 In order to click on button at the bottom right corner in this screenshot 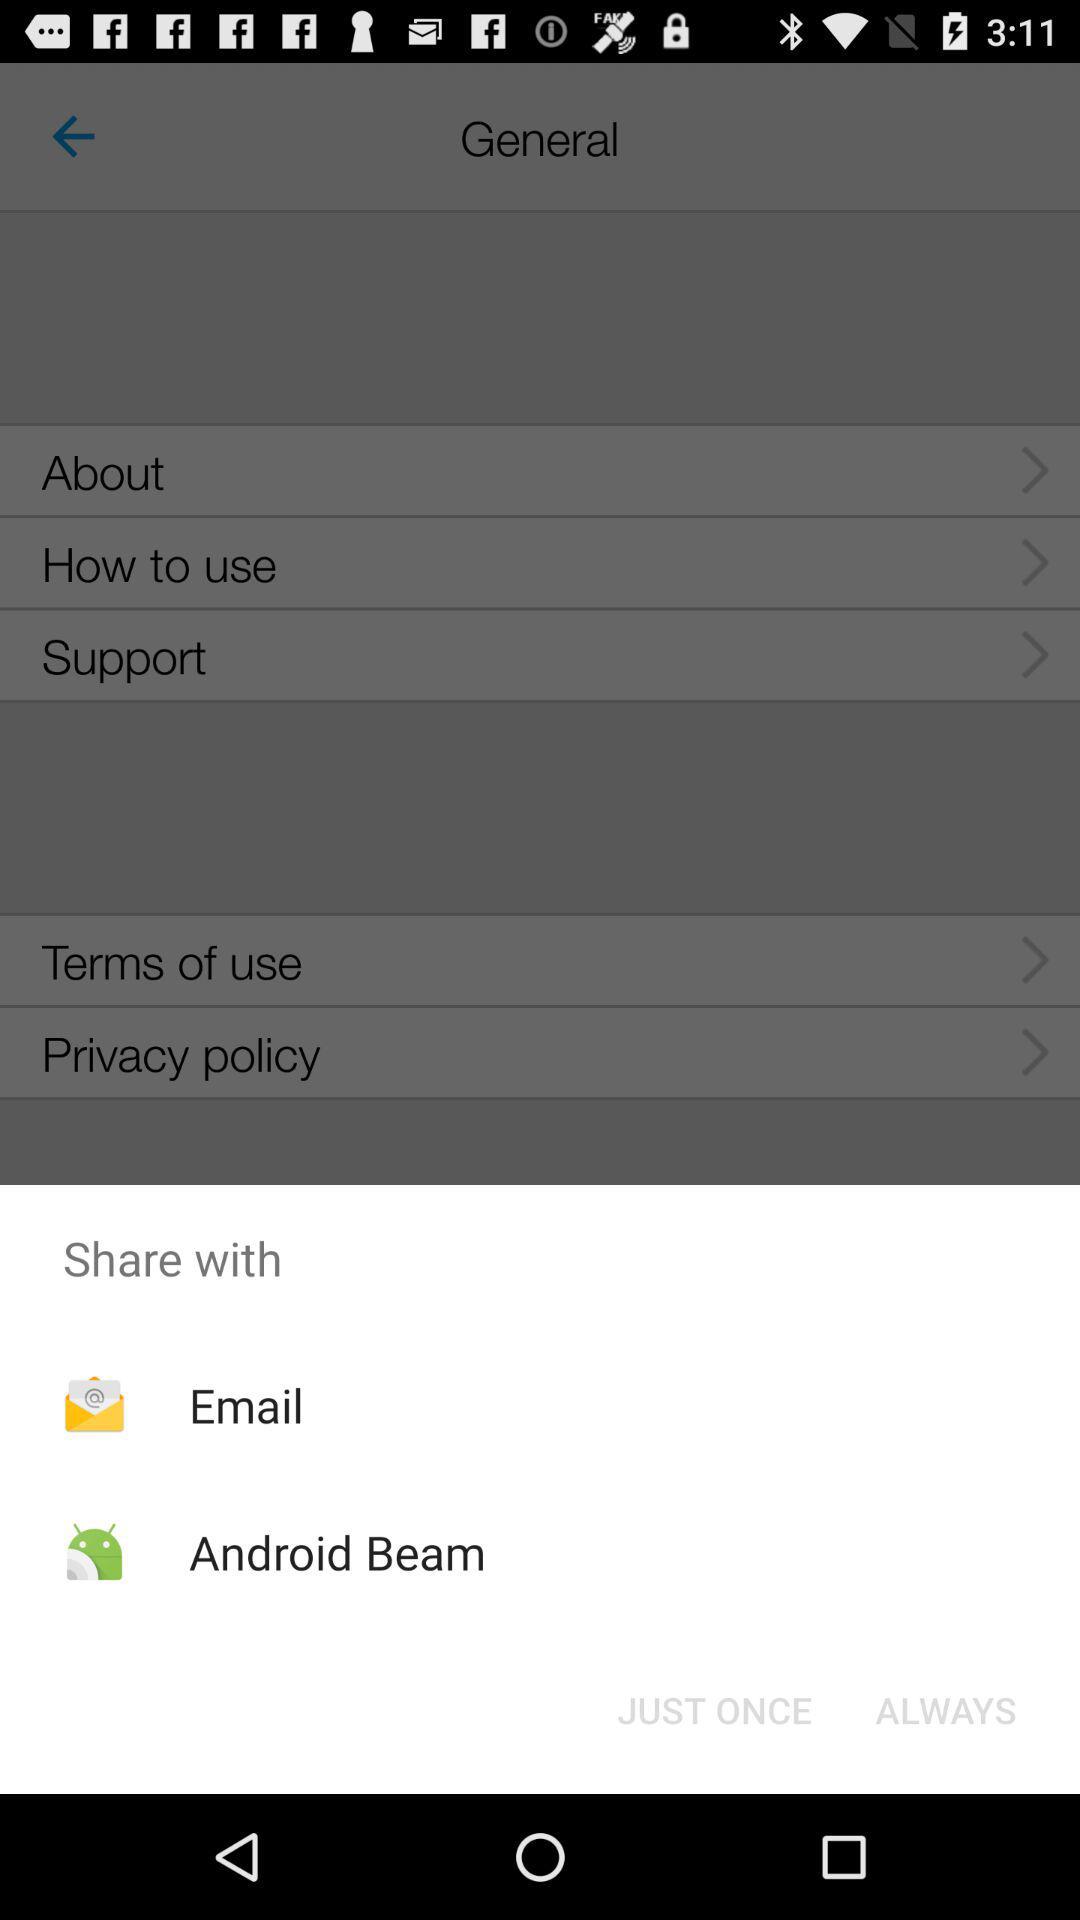, I will do `click(945, 1708)`.